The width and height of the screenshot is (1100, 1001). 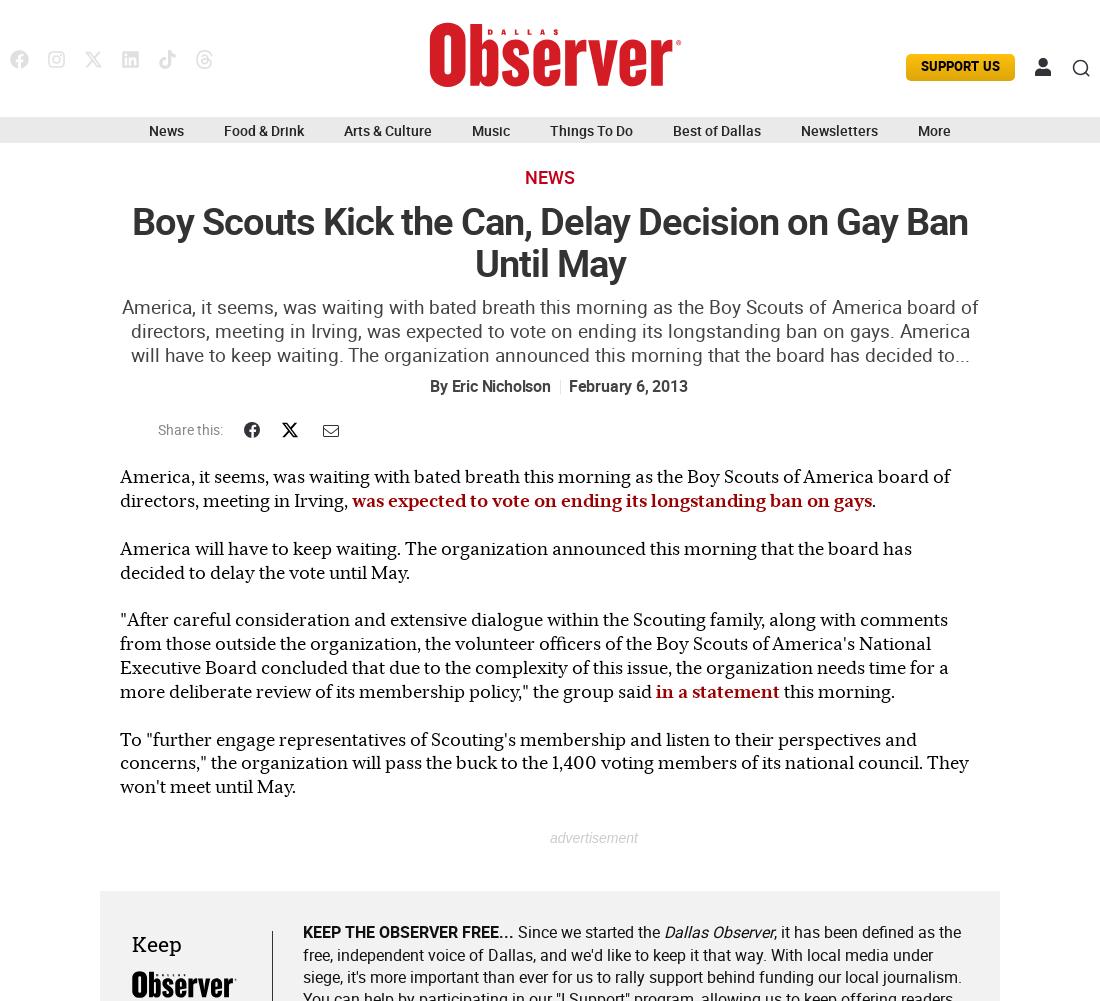 What do you see at coordinates (838, 129) in the screenshot?
I see `'Newsletters'` at bounding box center [838, 129].